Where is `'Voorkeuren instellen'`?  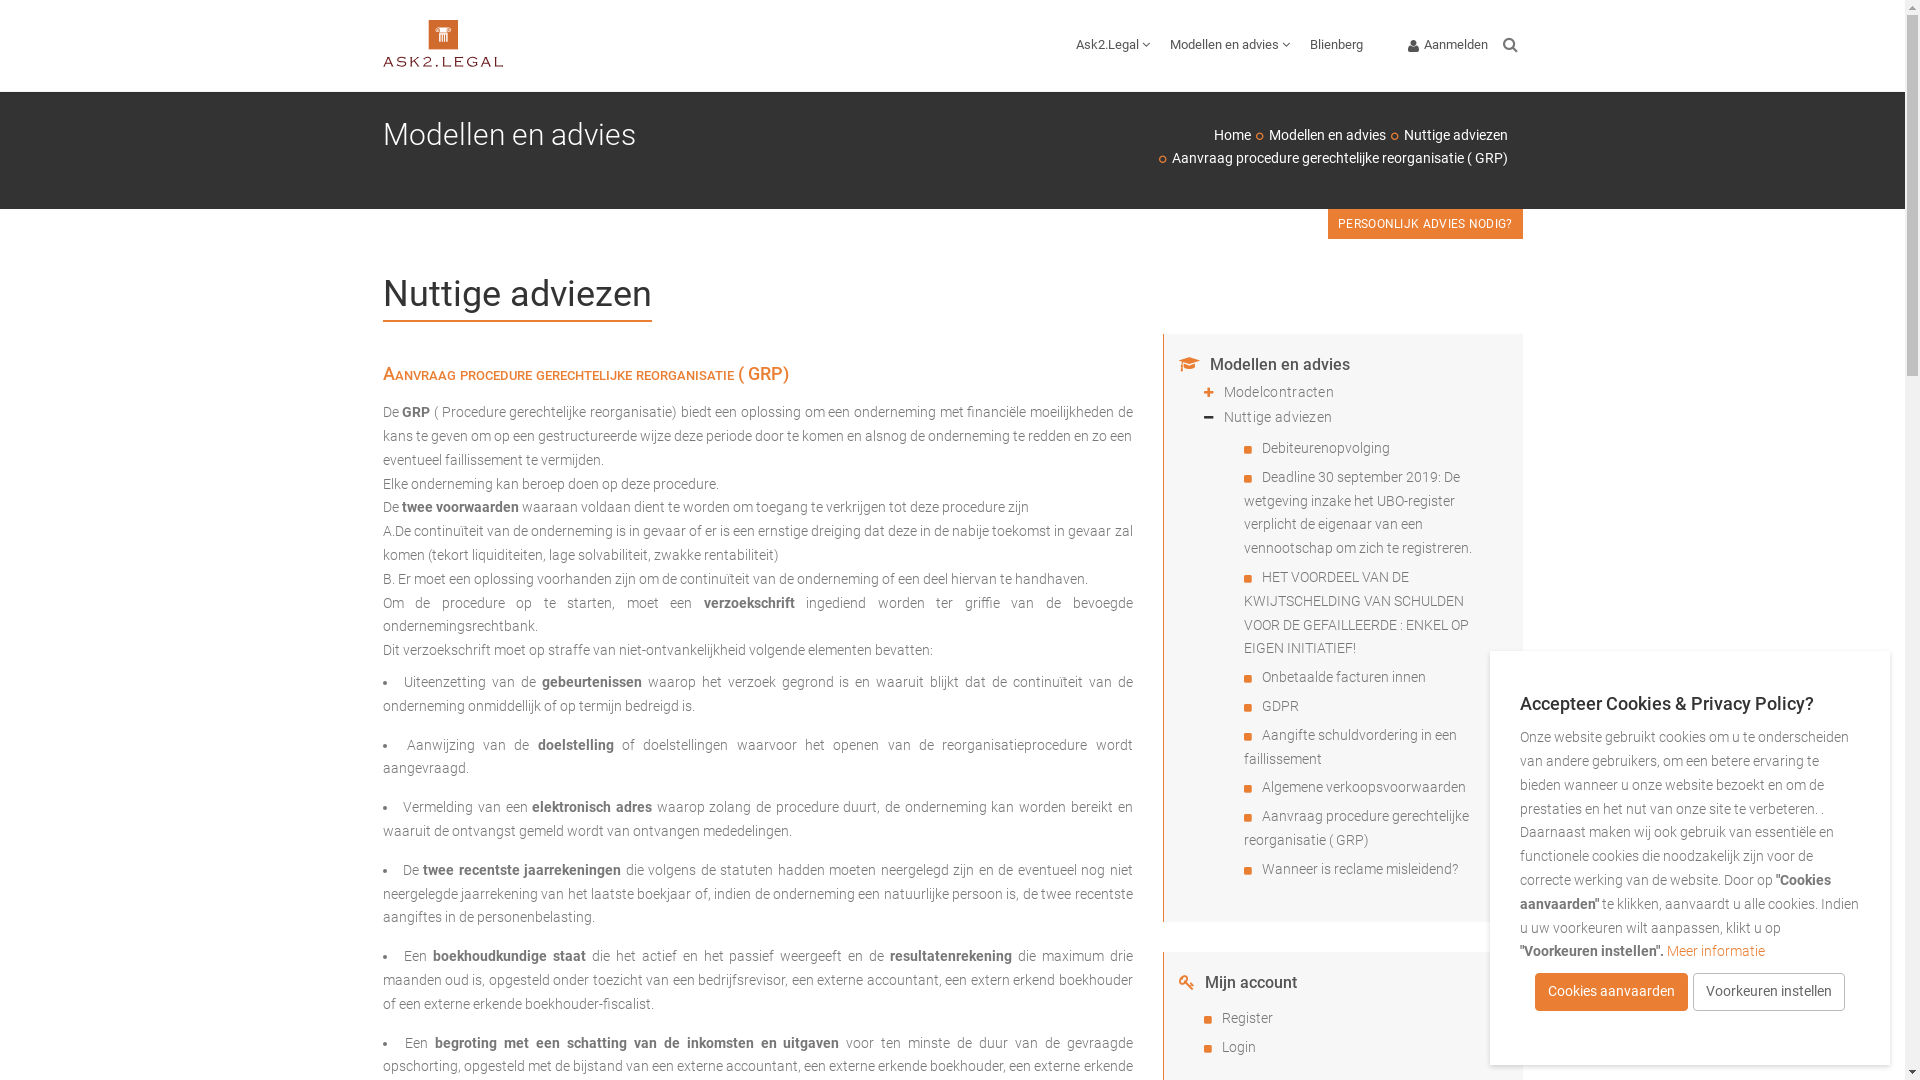
'Voorkeuren instellen' is located at coordinates (1769, 991).